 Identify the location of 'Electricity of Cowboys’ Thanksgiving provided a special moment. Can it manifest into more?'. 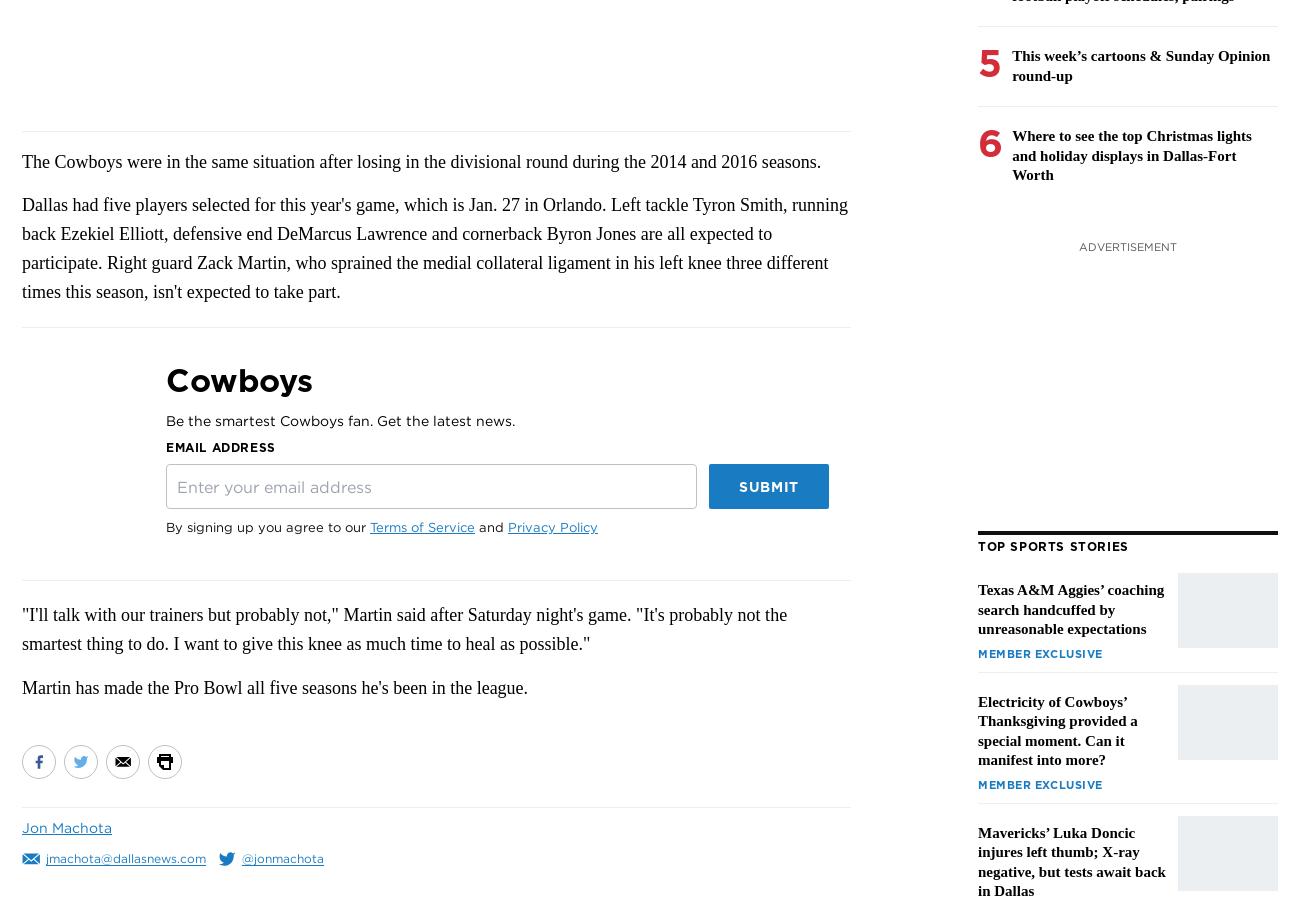
(1057, 729).